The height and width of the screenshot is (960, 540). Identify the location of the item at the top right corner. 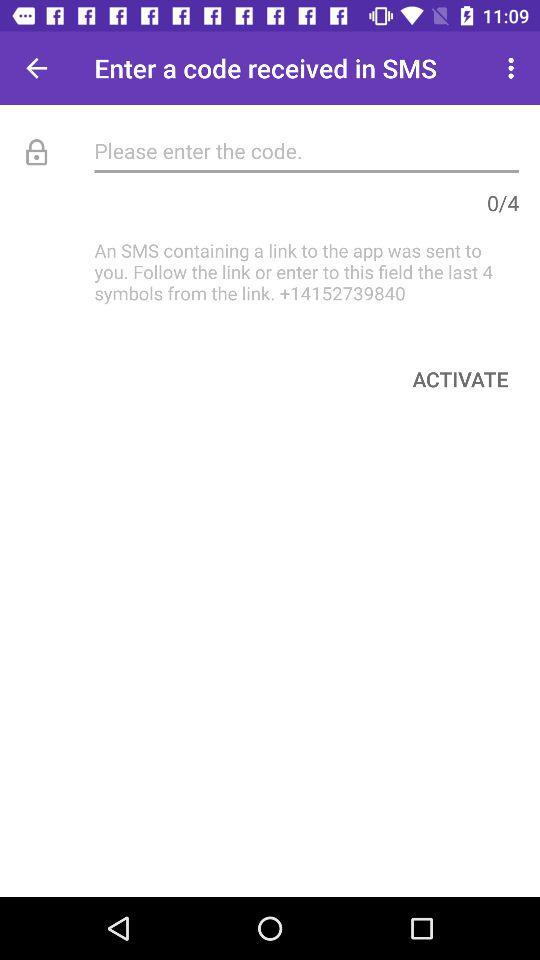
(513, 68).